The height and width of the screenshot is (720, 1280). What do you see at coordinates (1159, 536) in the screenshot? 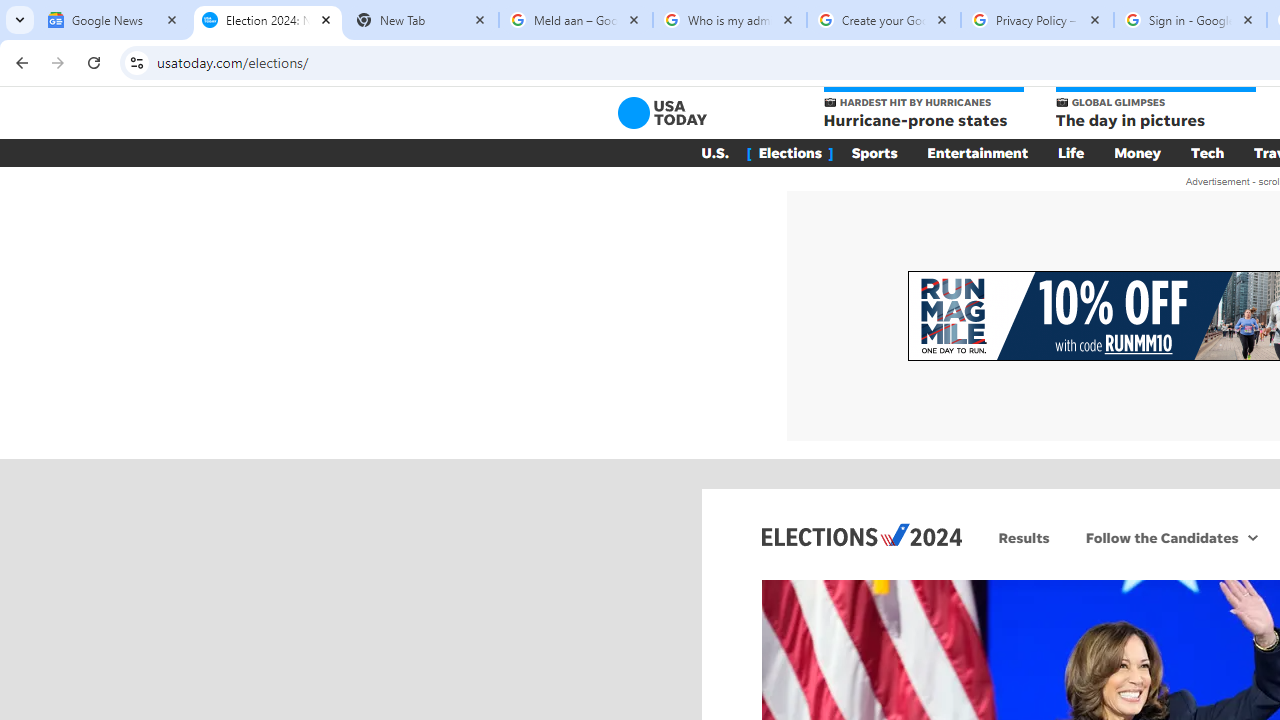
I see `'Follow the Candidates'` at bounding box center [1159, 536].